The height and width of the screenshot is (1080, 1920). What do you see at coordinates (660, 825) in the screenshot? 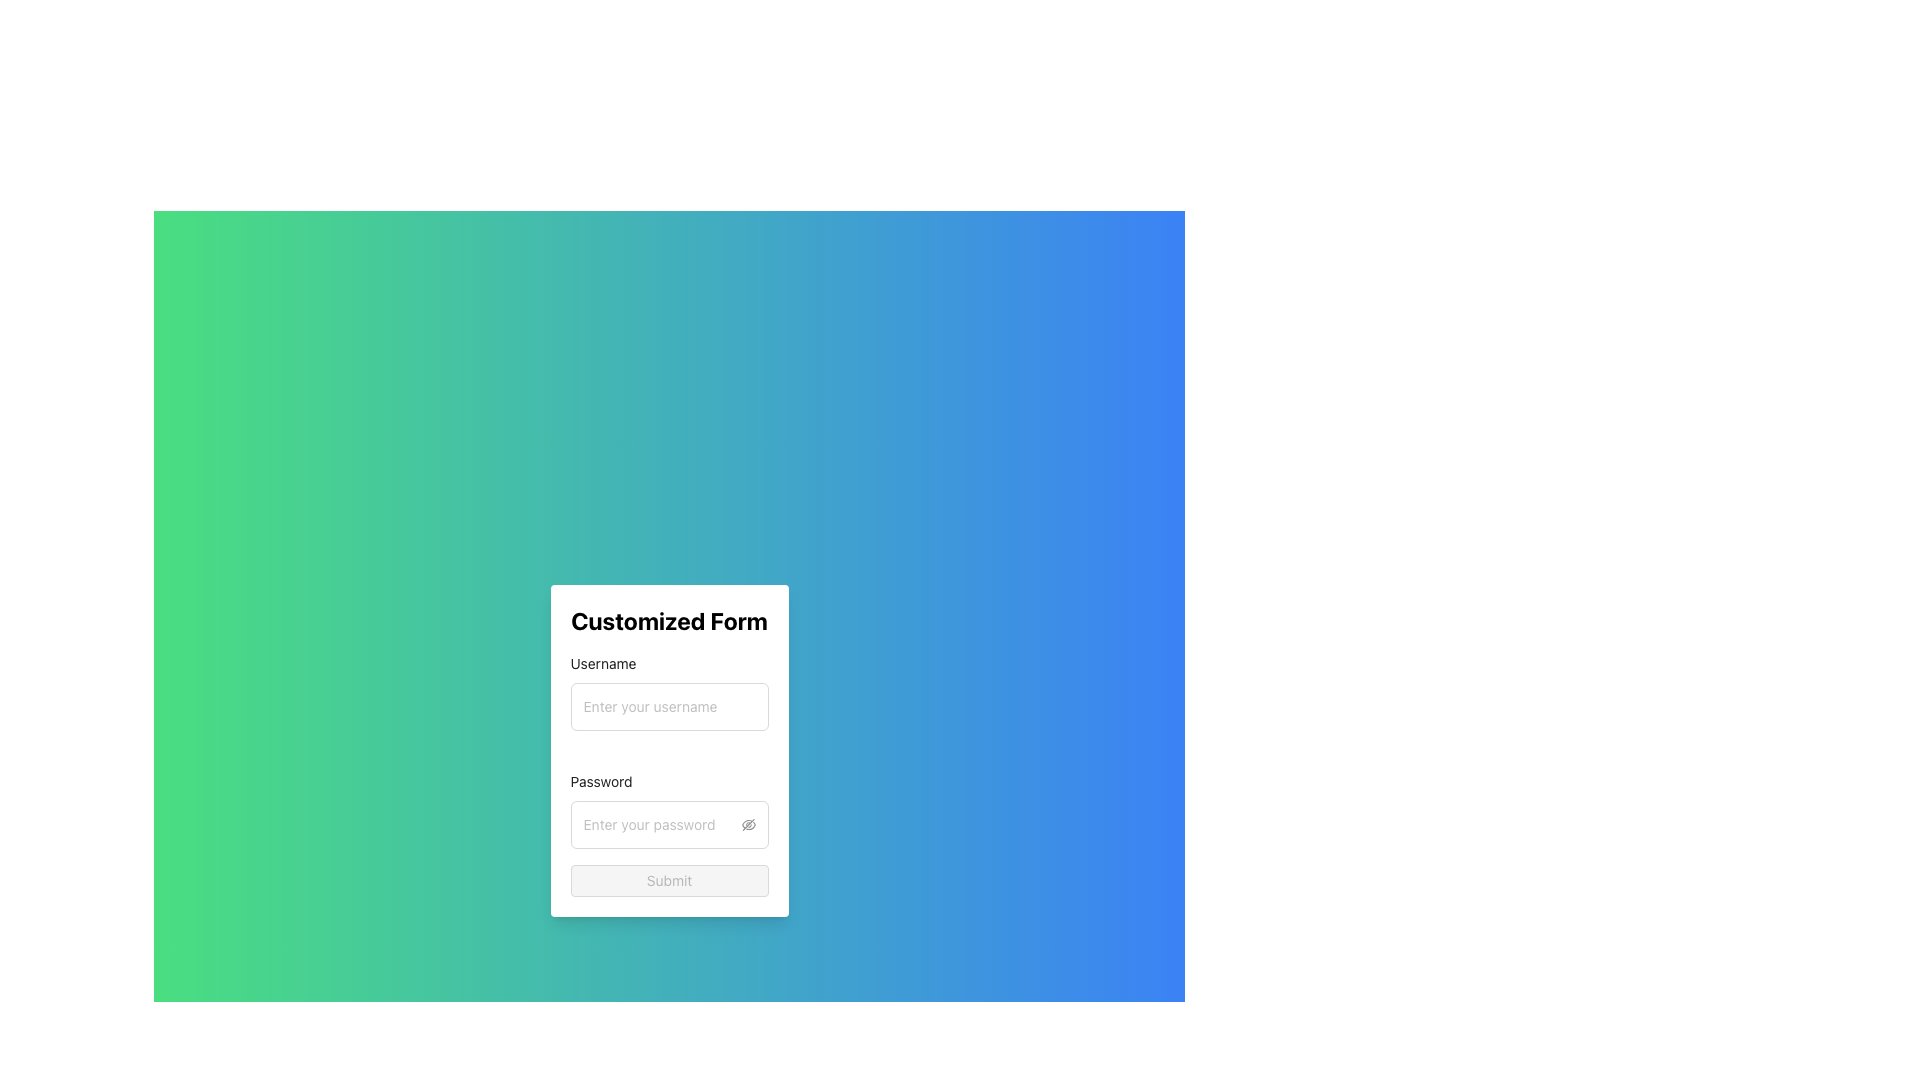
I see `the password input field with placeholder 'Enter your password'` at bounding box center [660, 825].